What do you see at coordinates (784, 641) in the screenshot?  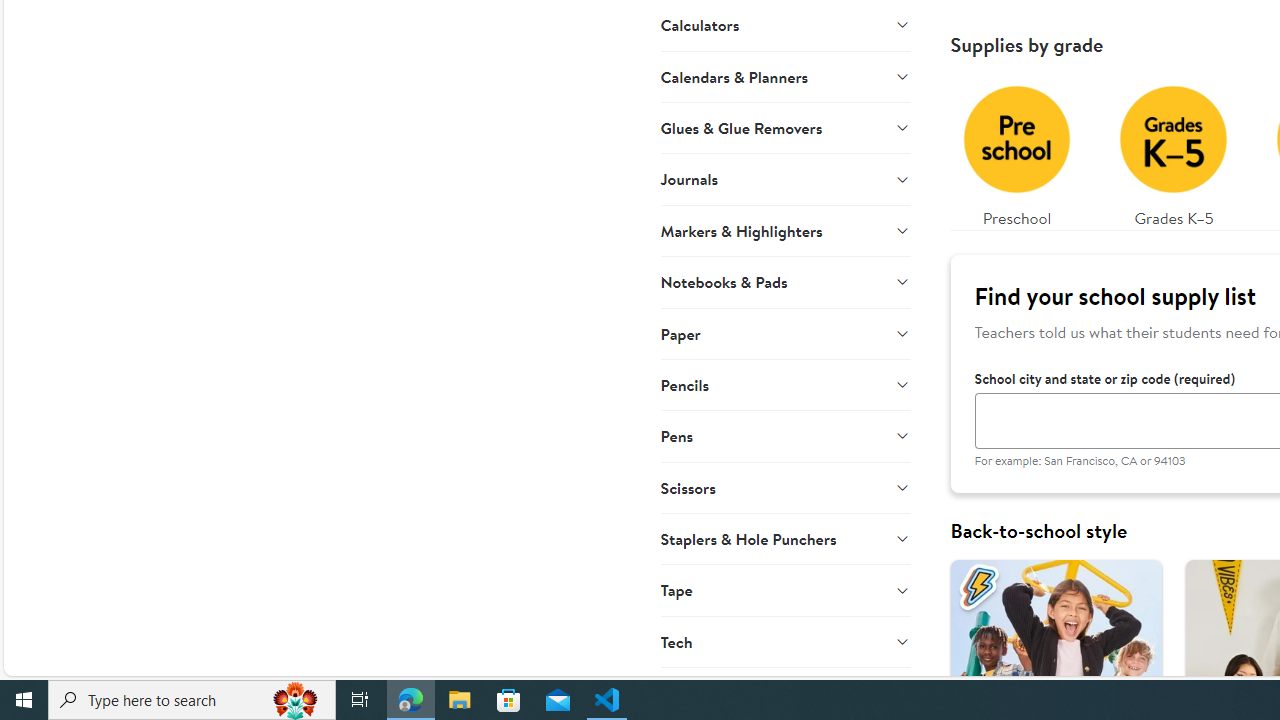 I see `'Tech'` at bounding box center [784, 641].